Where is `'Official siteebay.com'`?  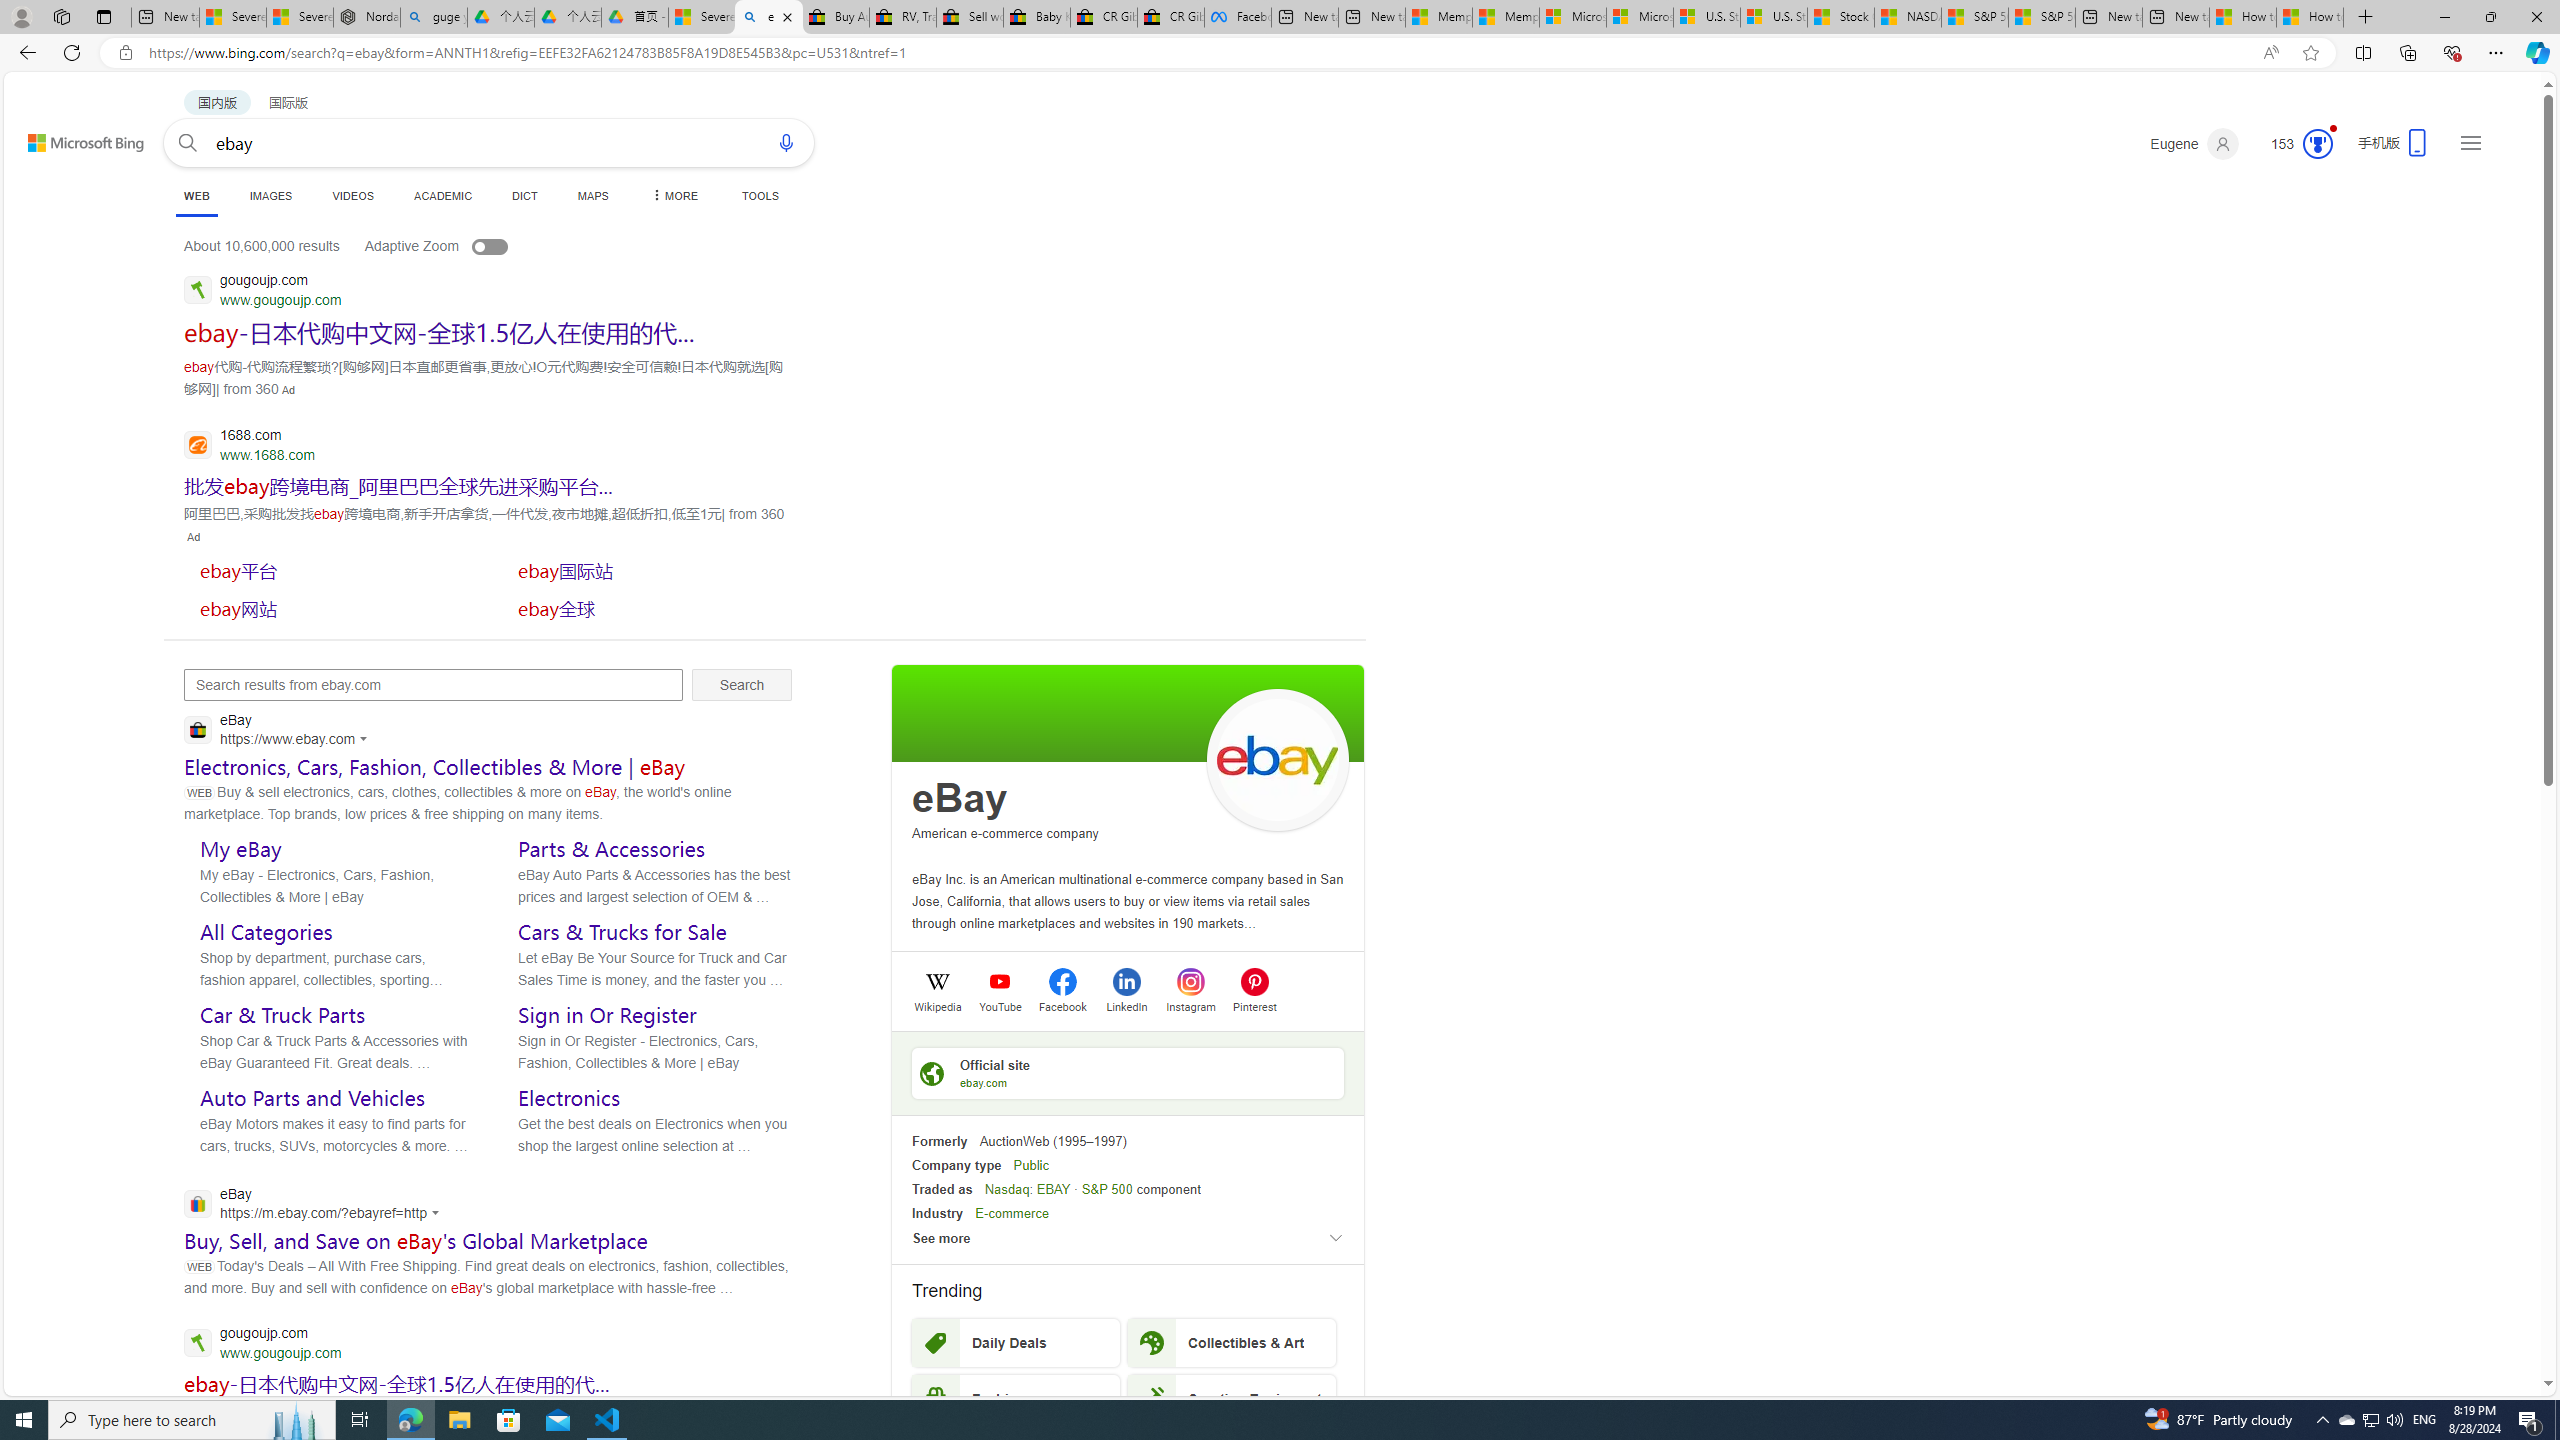
'Official siteebay.com' is located at coordinates (1126, 1072).